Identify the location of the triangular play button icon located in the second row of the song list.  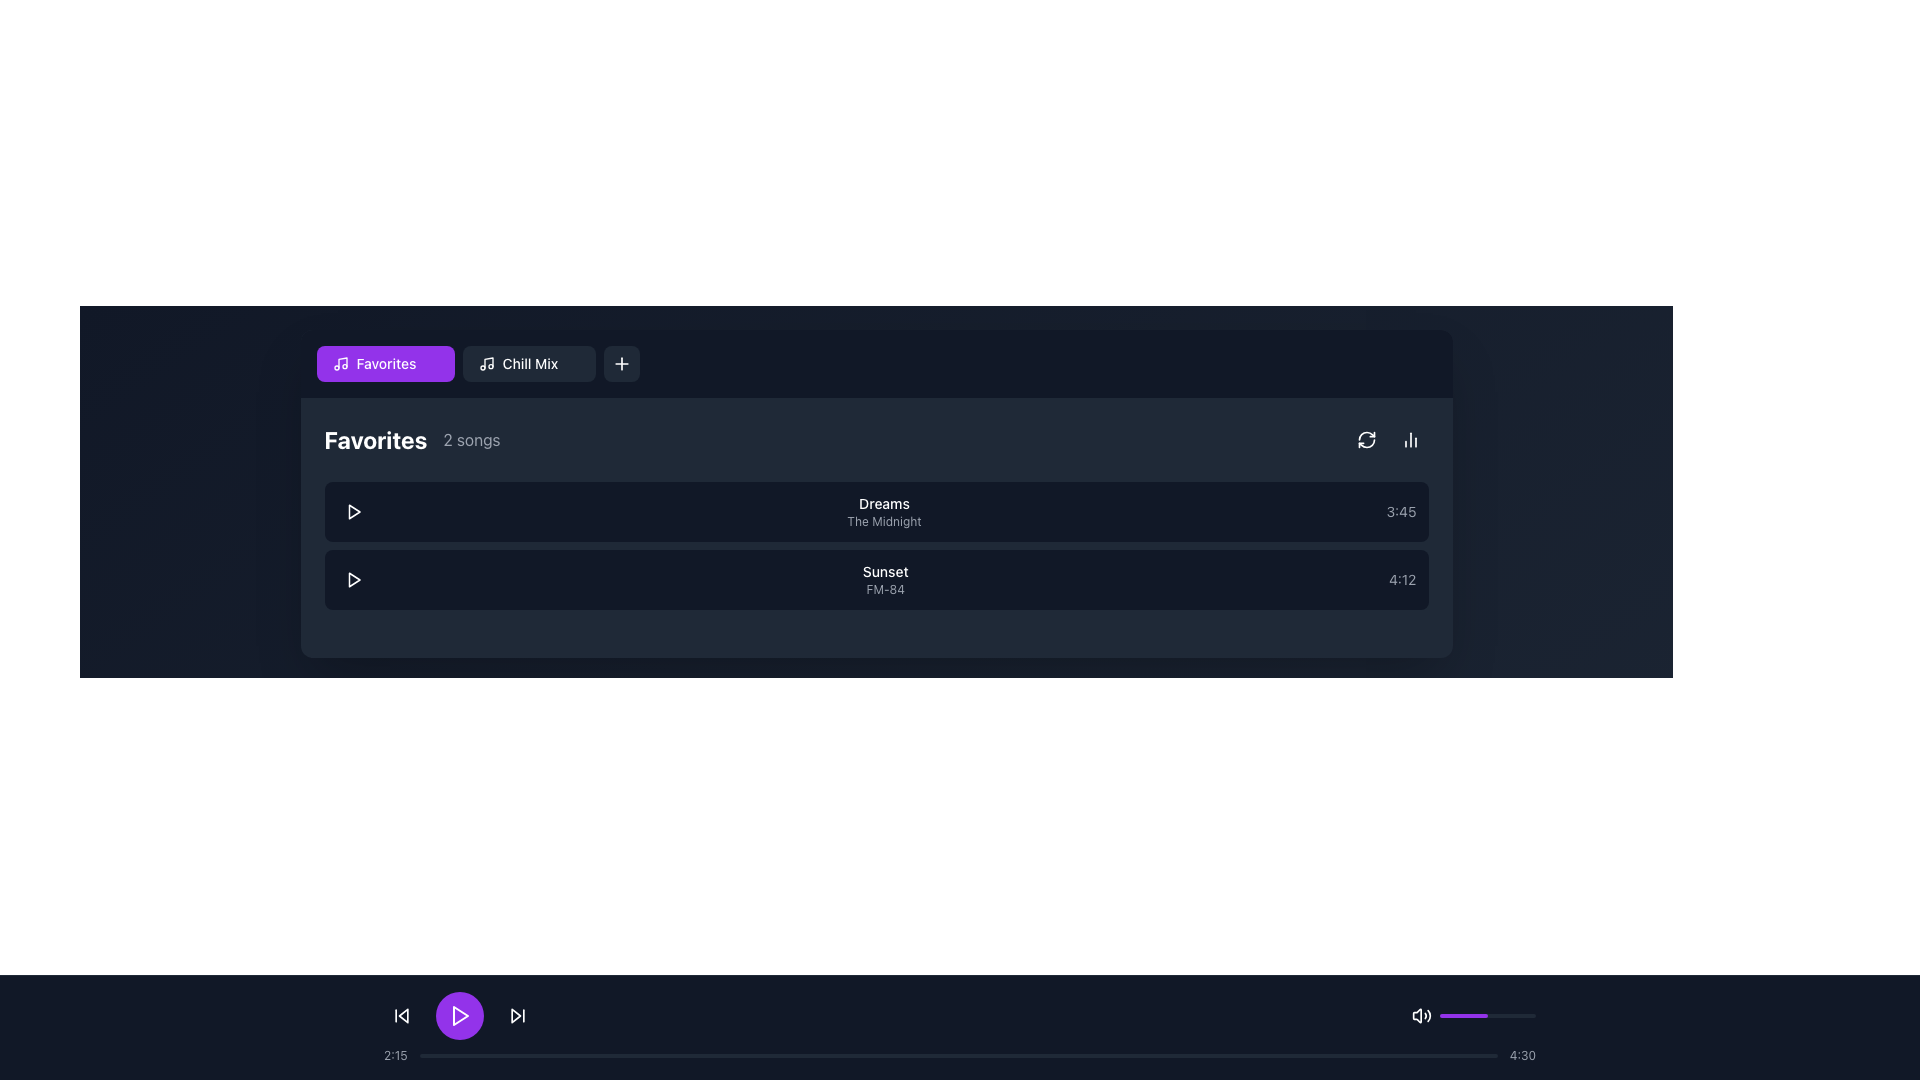
(354, 511).